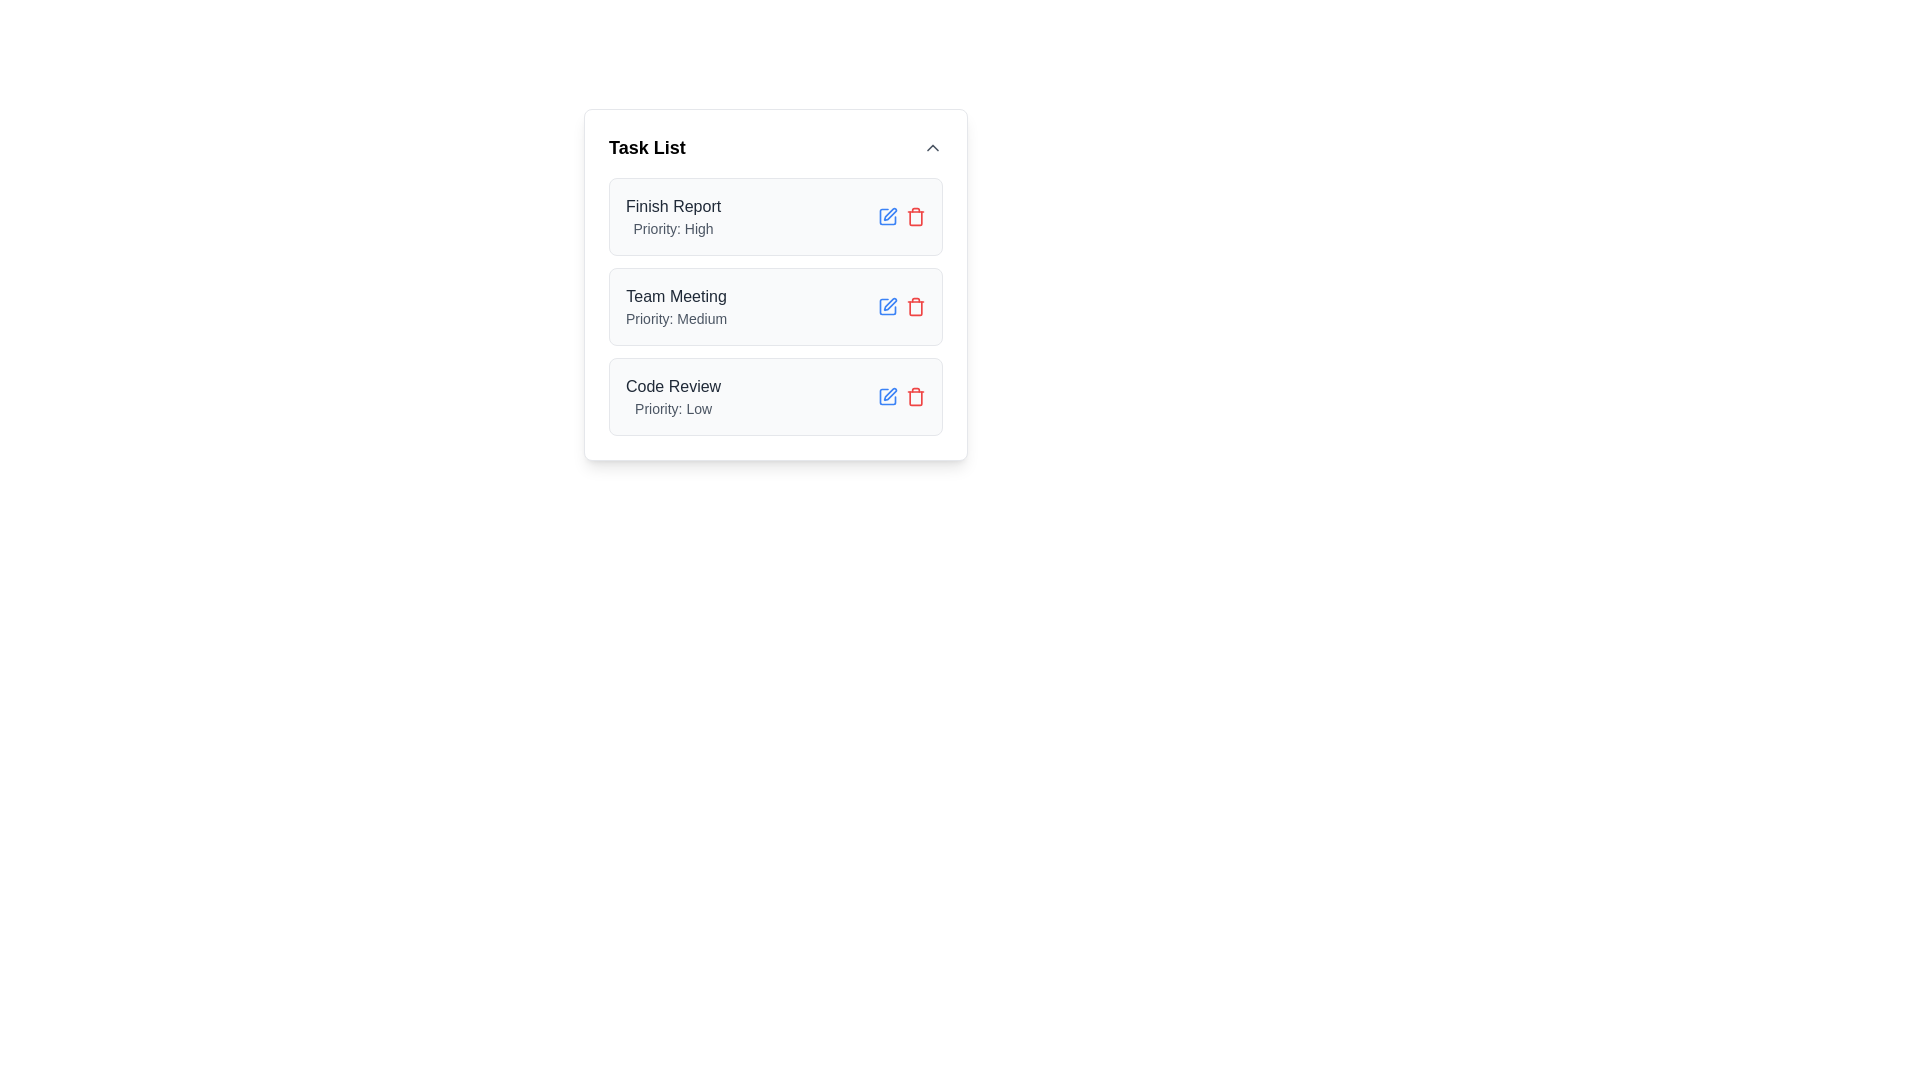 The width and height of the screenshot is (1920, 1080). What do you see at coordinates (915, 397) in the screenshot?
I see `the delete button icon for the task item labeled 'Code Review'` at bounding box center [915, 397].